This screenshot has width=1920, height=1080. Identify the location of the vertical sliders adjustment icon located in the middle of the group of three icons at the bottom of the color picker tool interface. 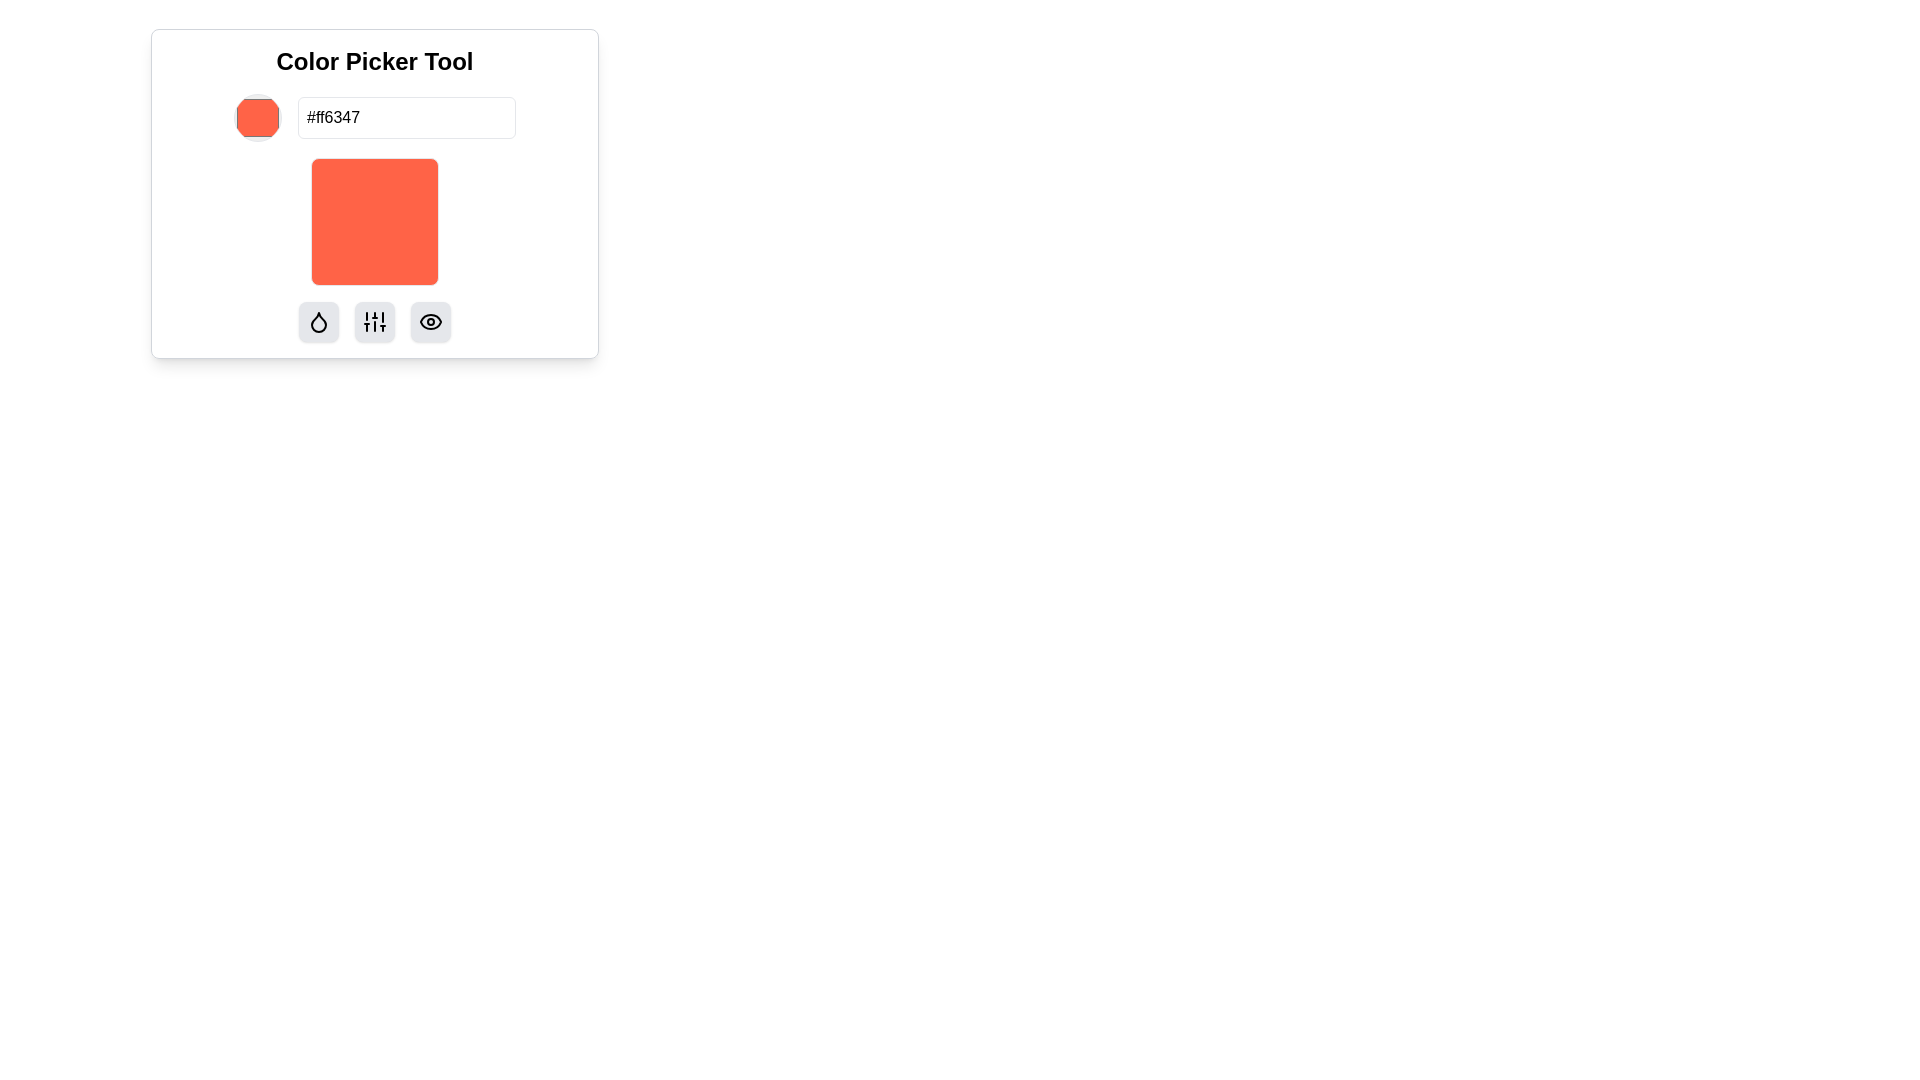
(374, 320).